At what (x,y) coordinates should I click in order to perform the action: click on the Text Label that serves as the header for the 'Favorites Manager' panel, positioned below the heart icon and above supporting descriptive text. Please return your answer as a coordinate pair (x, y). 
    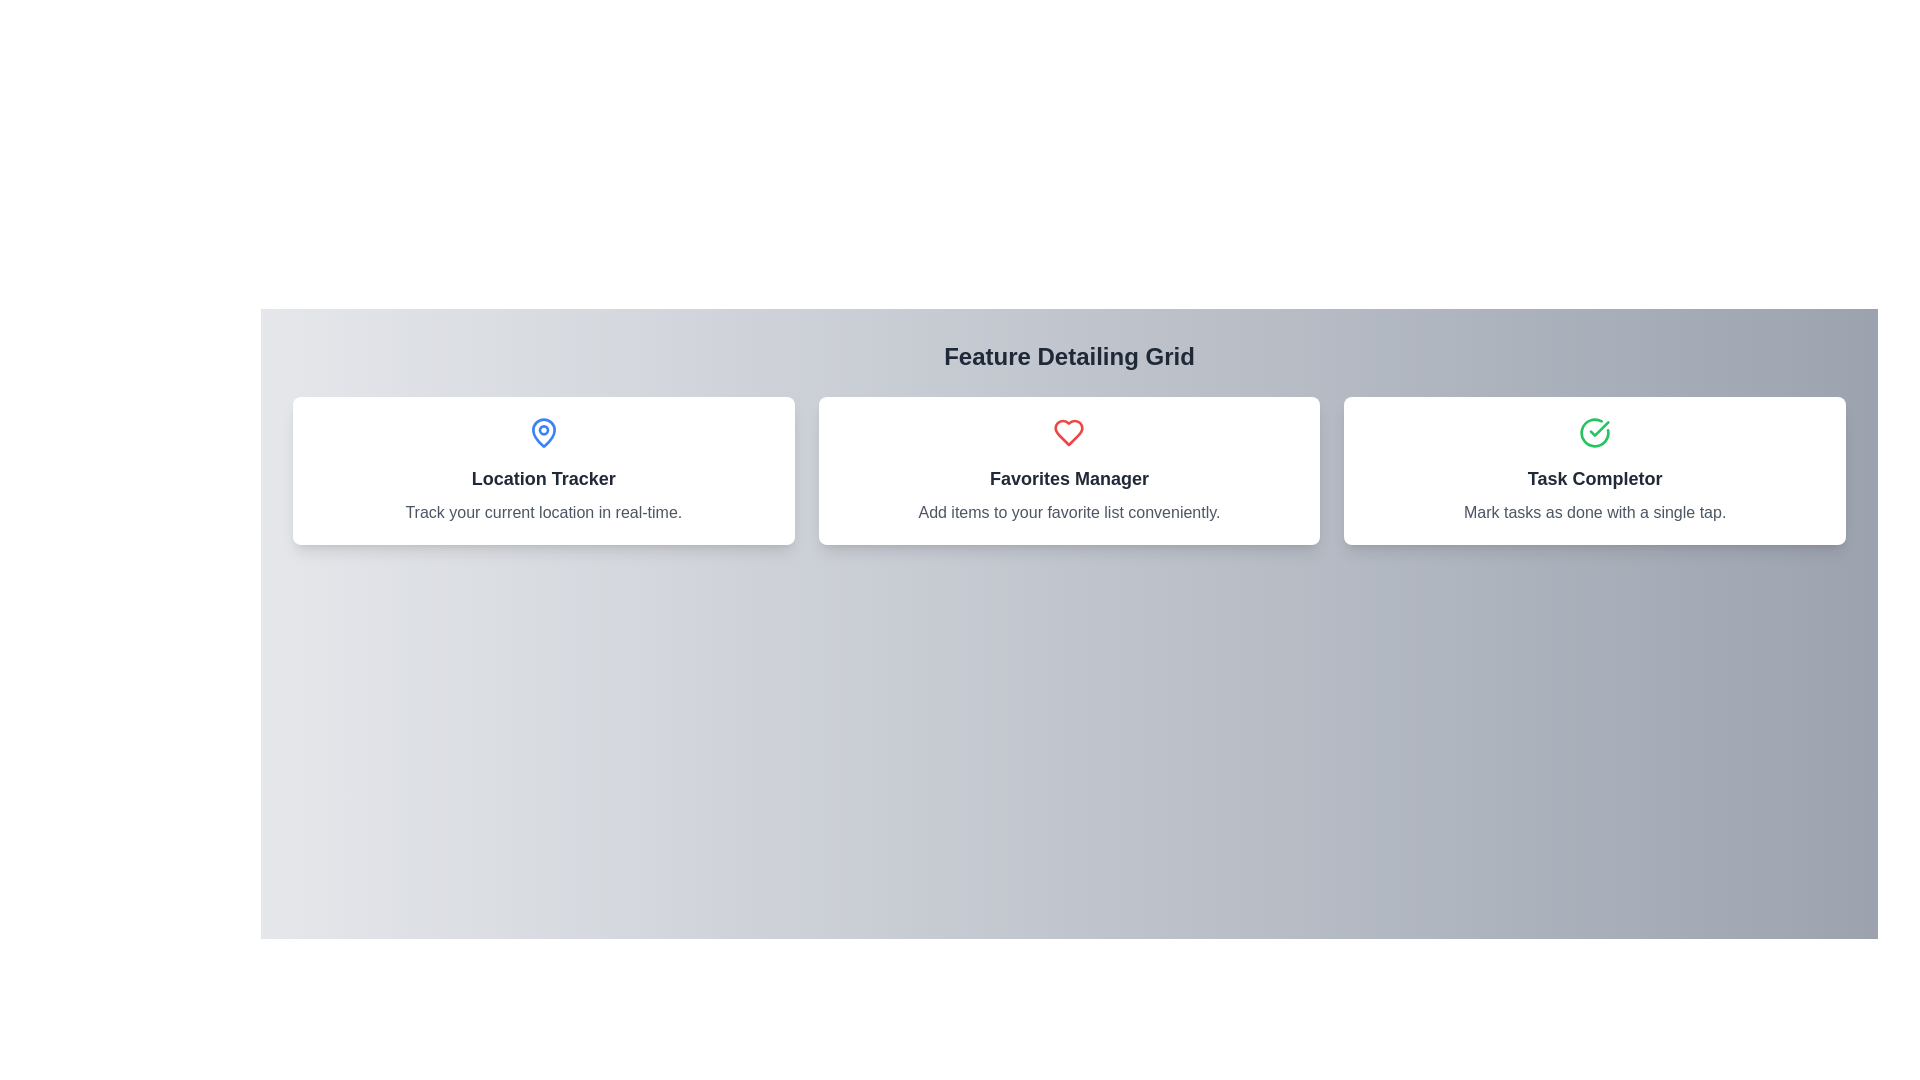
    Looking at the image, I should click on (1068, 478).